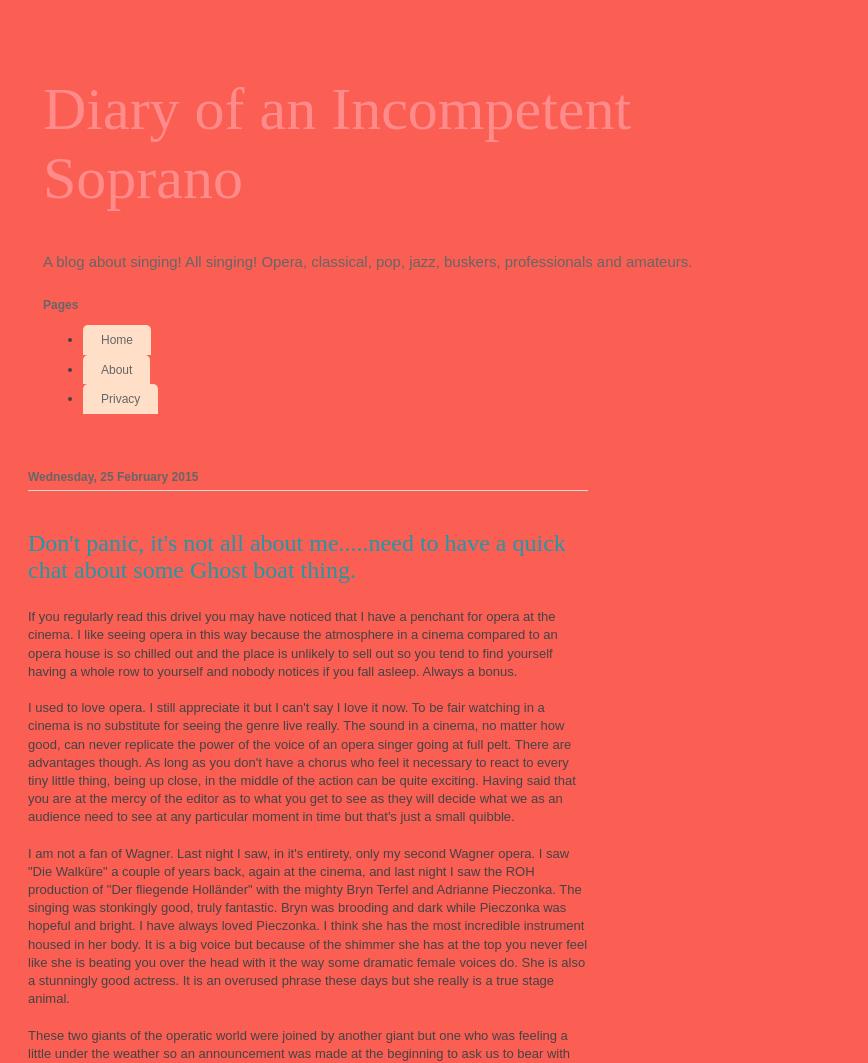  What do you see at coordinates (120, 399) in the screenshot?
I see `'Privacy'` at bounding box center [120, 399].